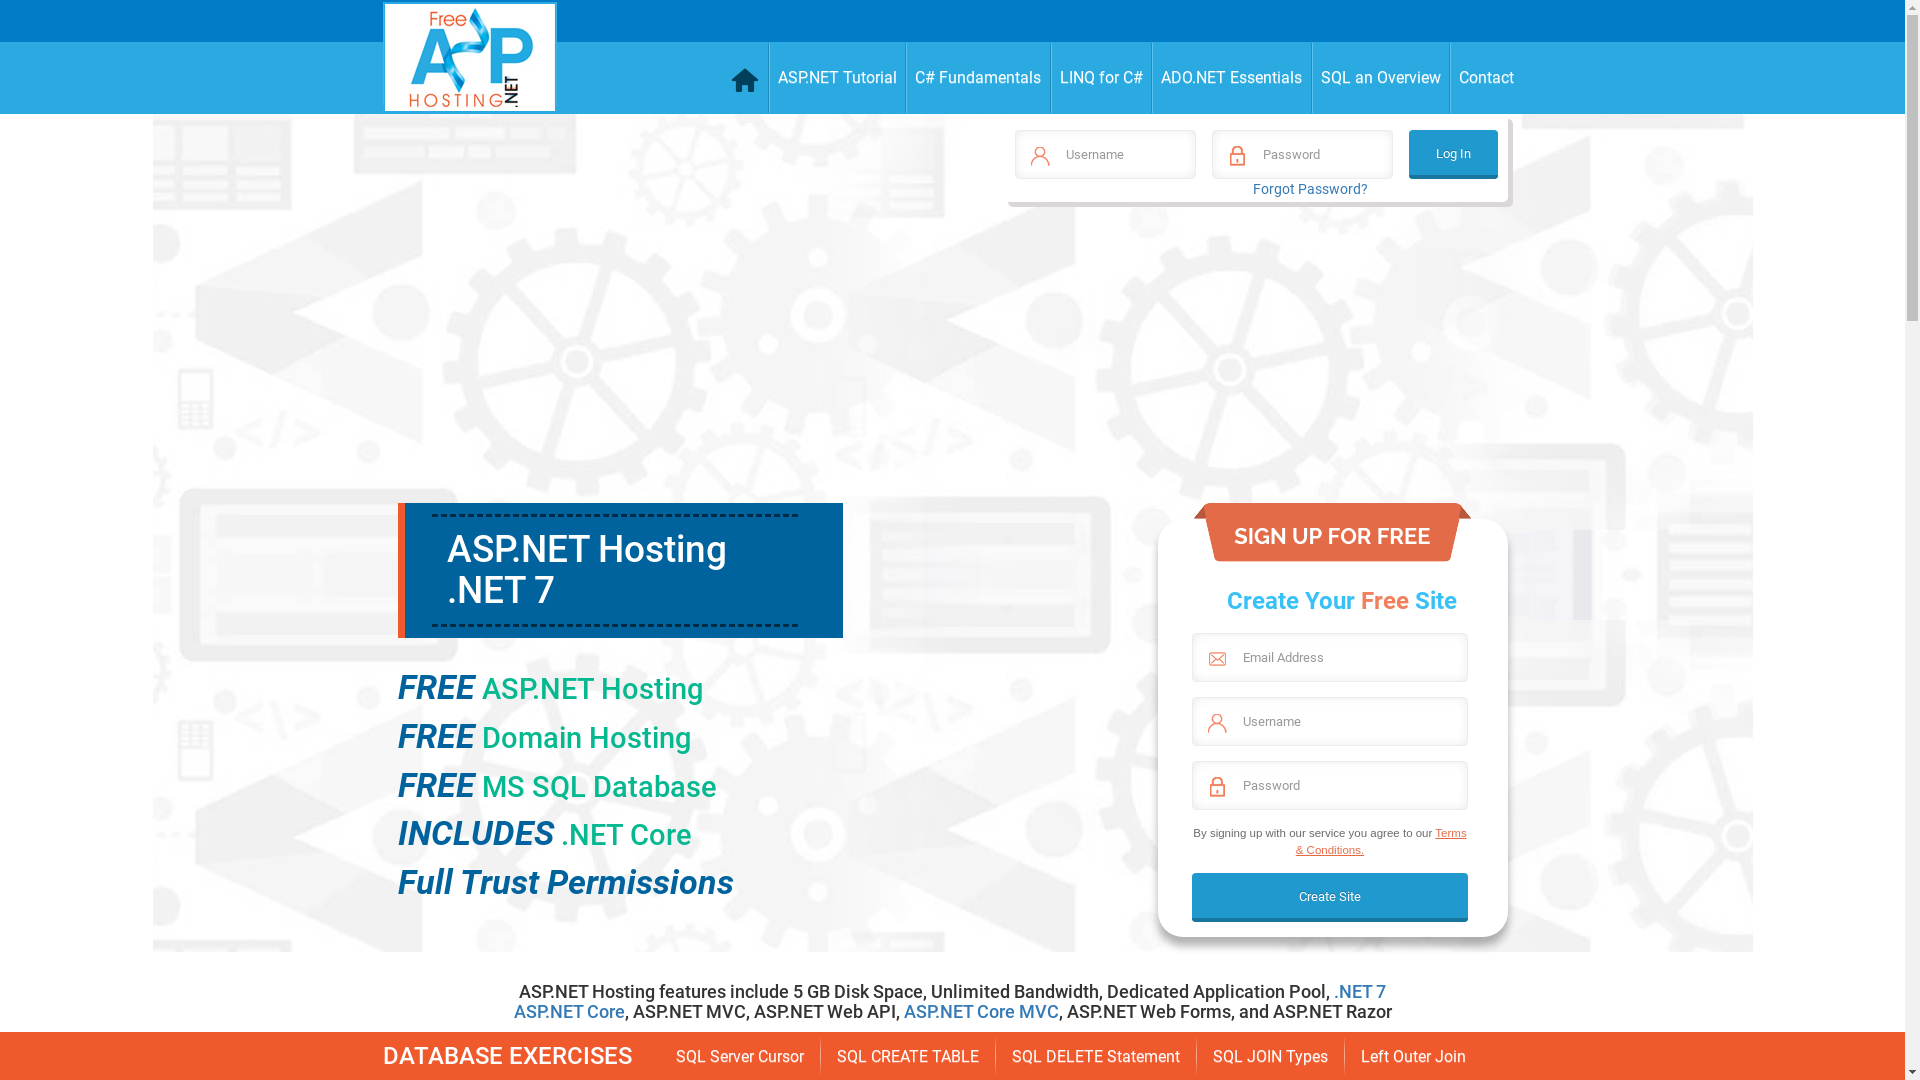 The width and height of the screenshot is (1920, 1080). Describe the element at coordinates (1486, 76) in the screenshot. I see `'Contact'` at that location.